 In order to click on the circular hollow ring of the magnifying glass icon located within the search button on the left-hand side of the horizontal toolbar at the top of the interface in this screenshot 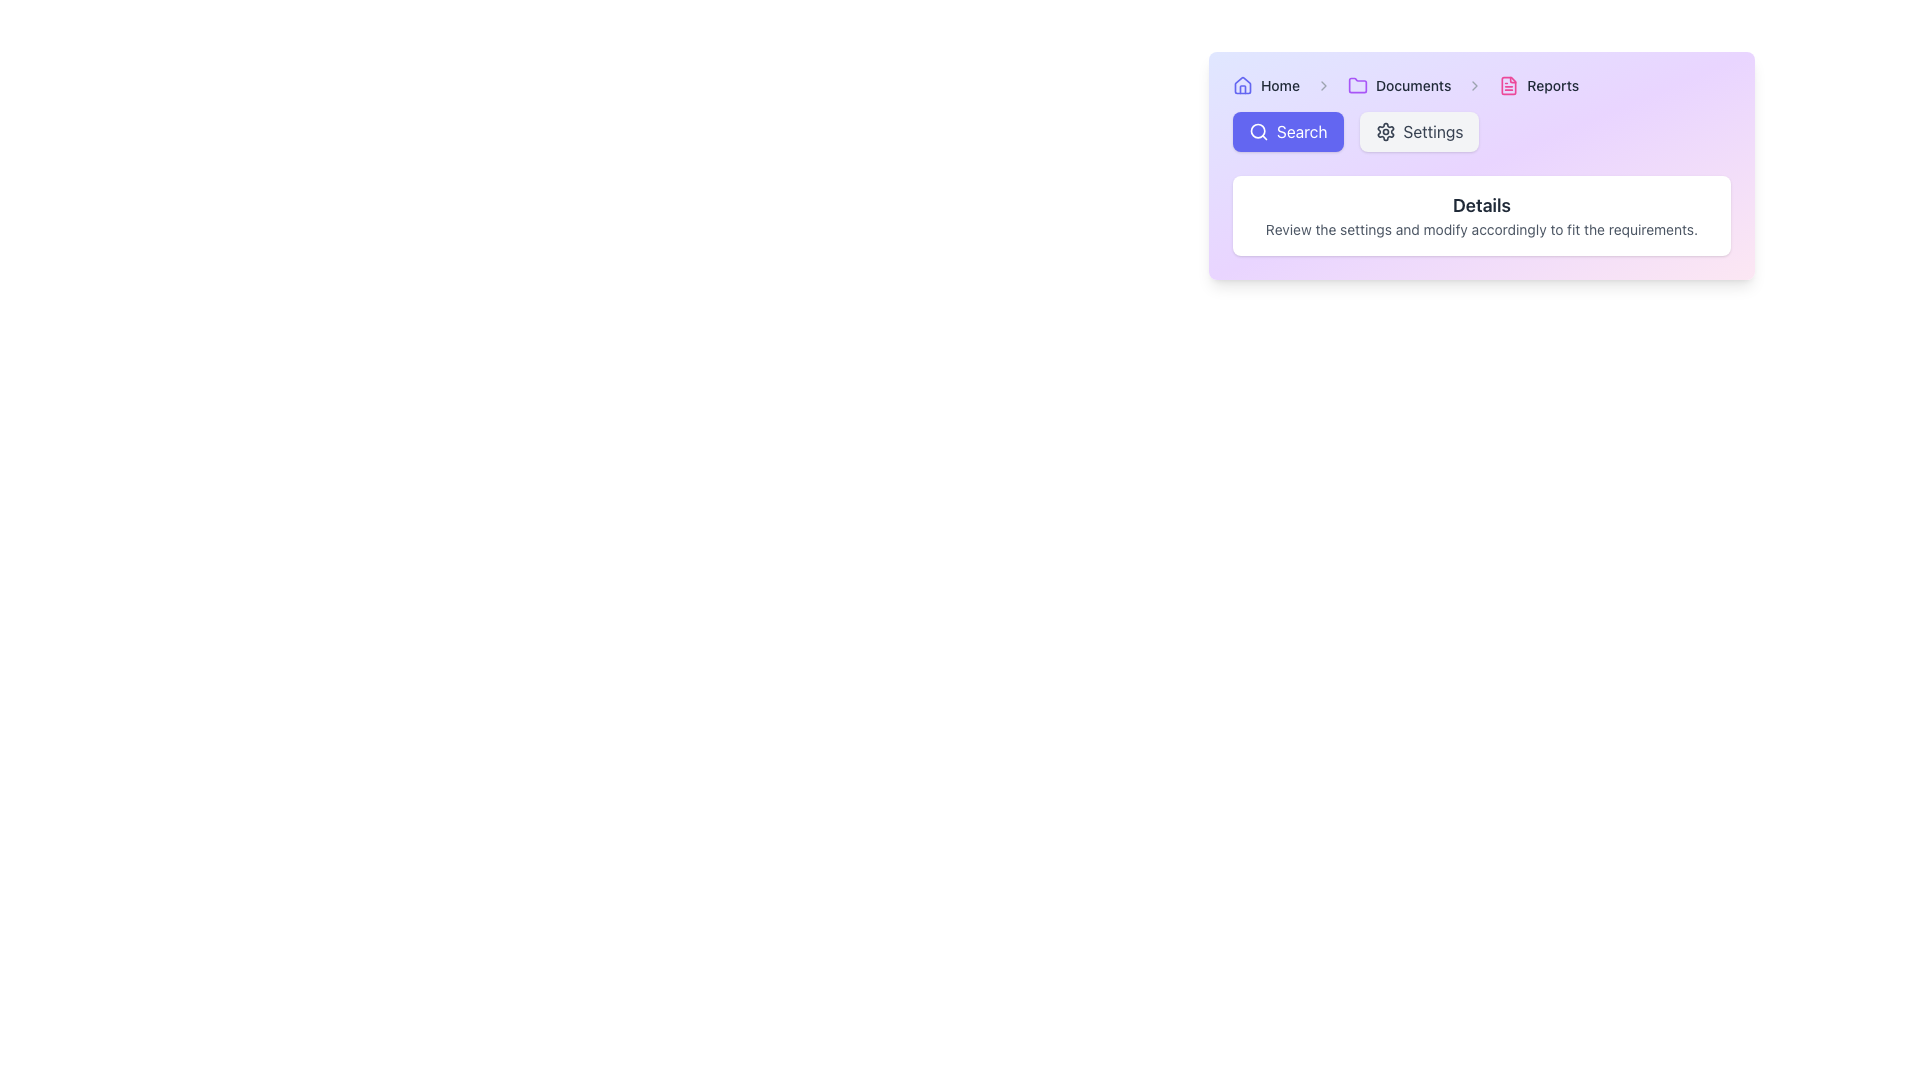, I will do `click(1256, 131)`.